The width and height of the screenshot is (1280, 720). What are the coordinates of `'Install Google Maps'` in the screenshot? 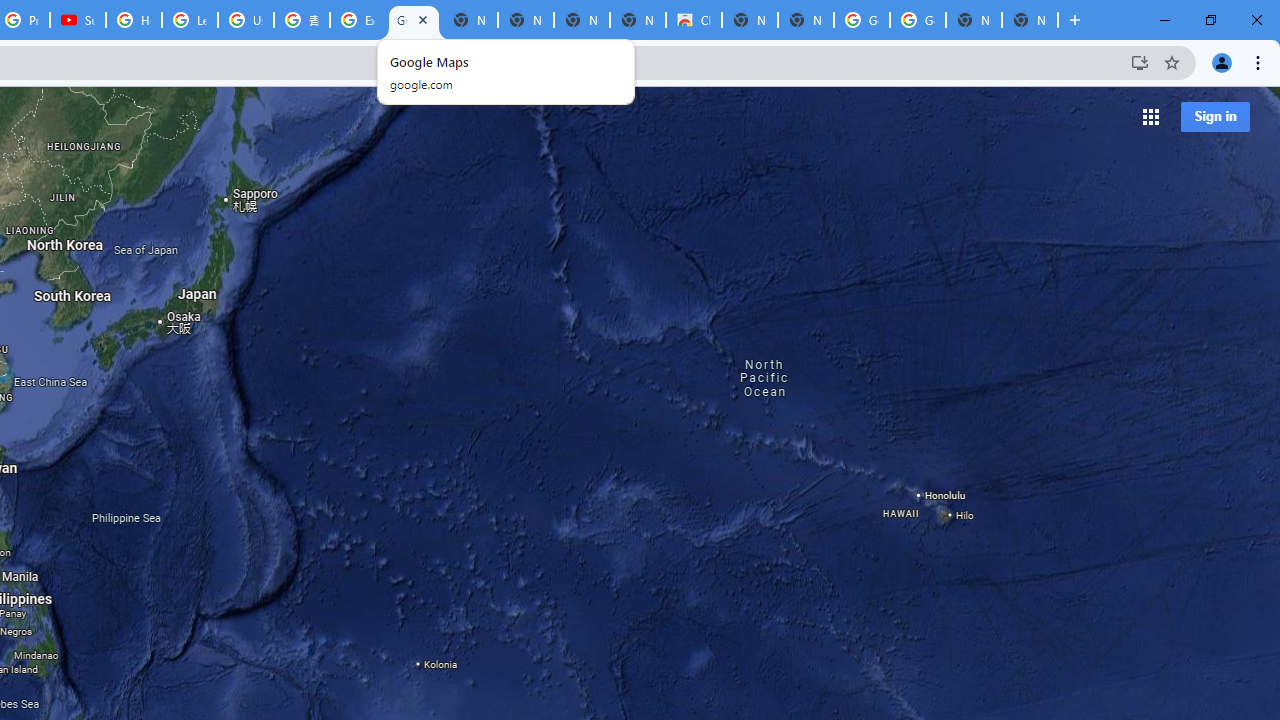 It's located at (1139, 61).